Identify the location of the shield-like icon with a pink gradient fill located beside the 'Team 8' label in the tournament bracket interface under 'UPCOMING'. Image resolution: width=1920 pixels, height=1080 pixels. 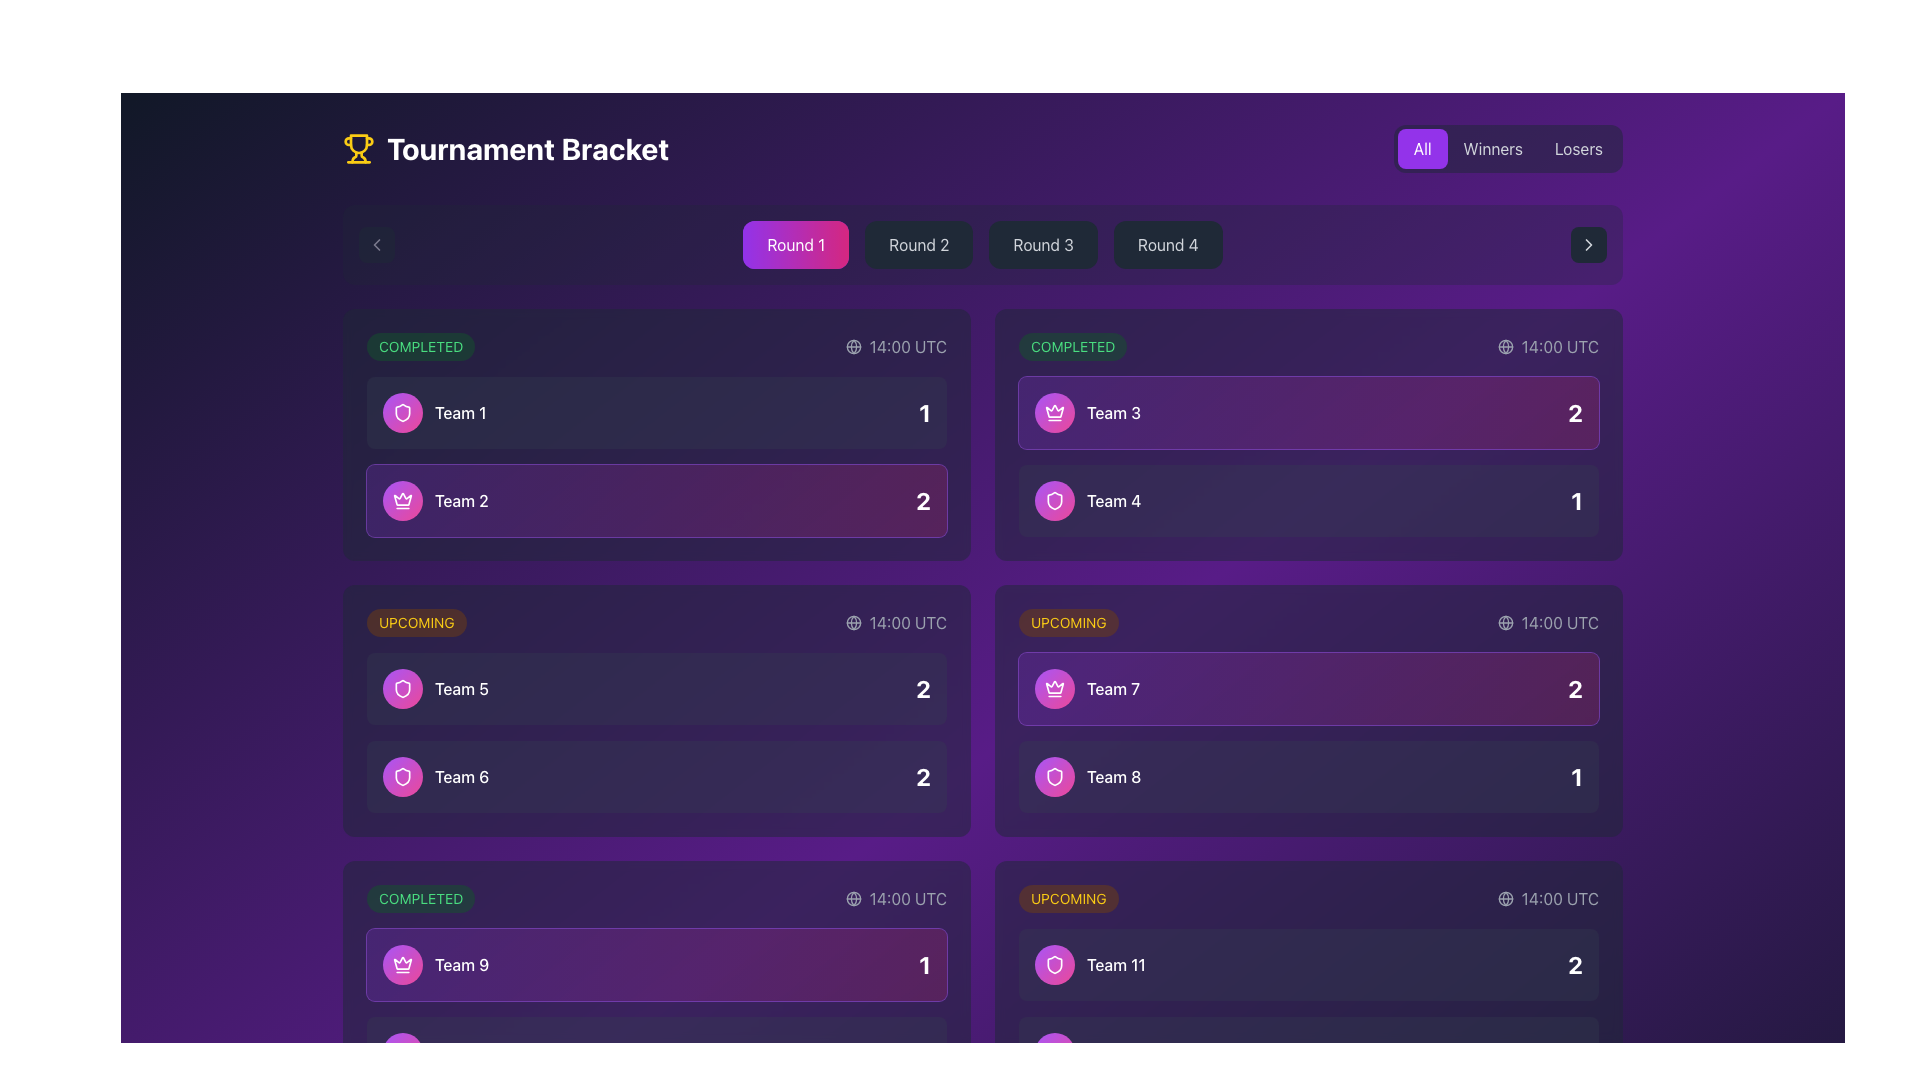
(1054, 500).